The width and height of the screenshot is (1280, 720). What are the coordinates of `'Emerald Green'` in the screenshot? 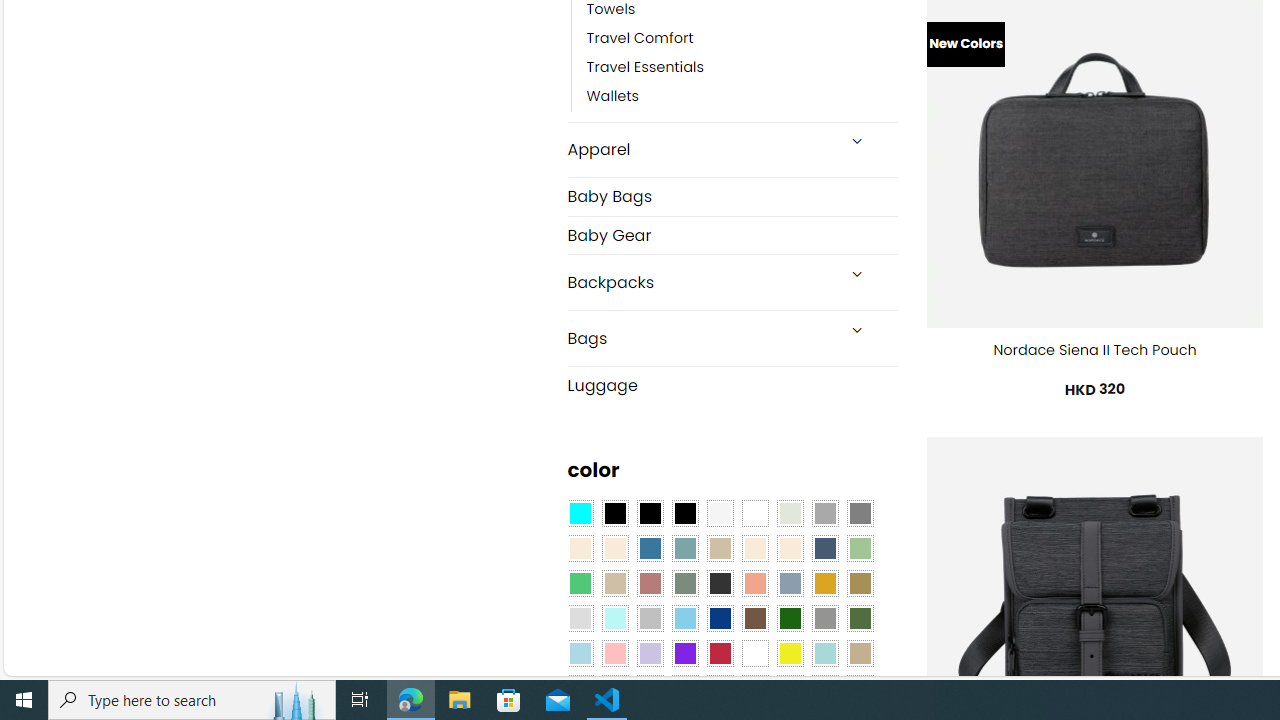 It's located at (578, 583).